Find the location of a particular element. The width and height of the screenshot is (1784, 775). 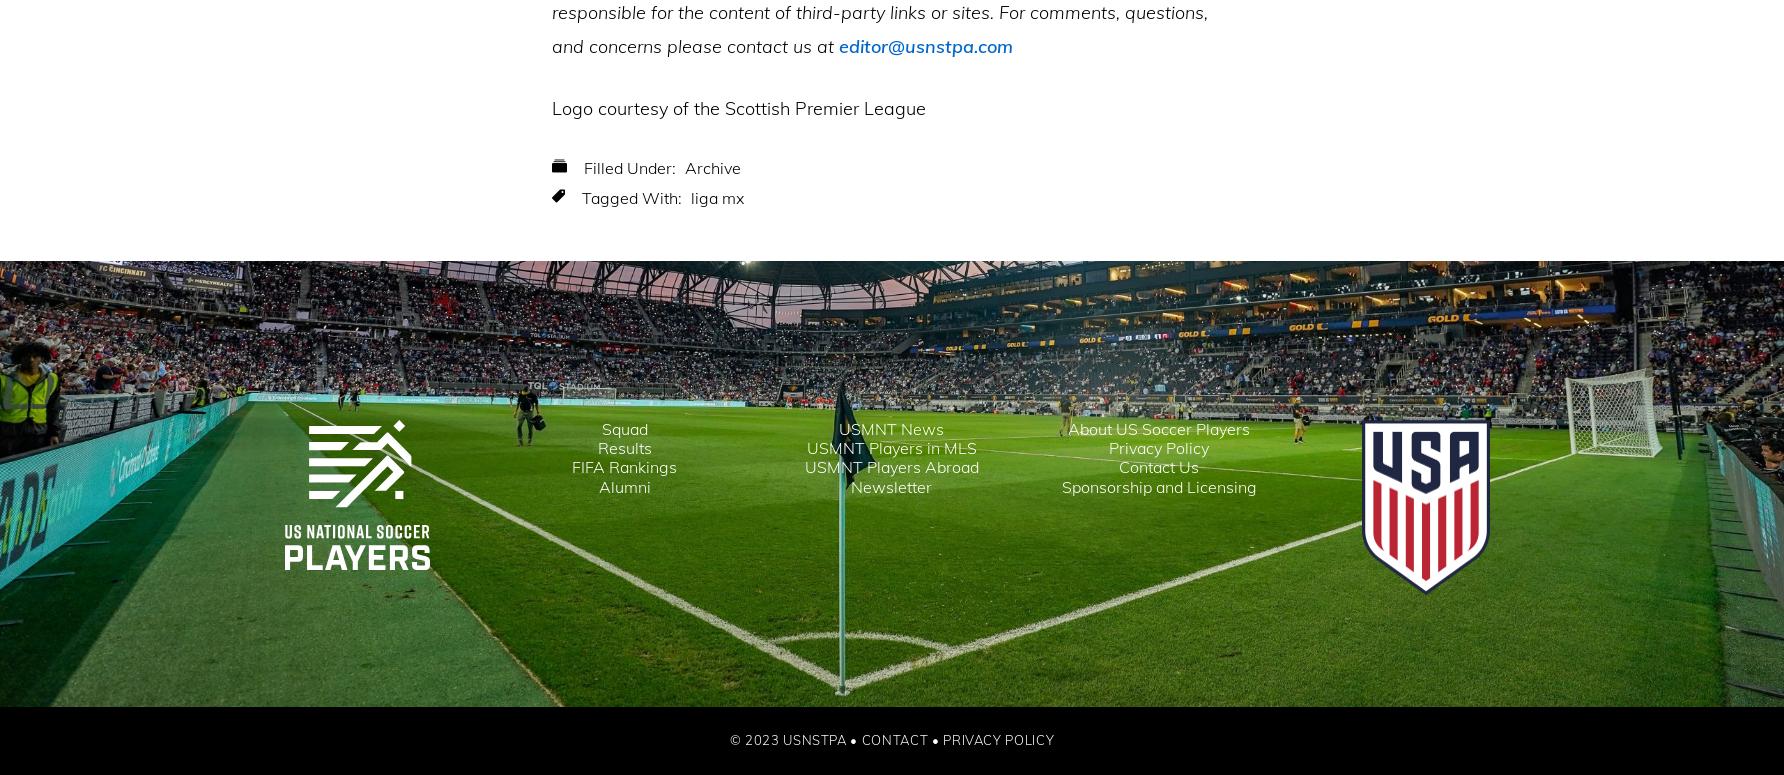

'USMNT Players Abroad' is located at coordinates (889, 467).